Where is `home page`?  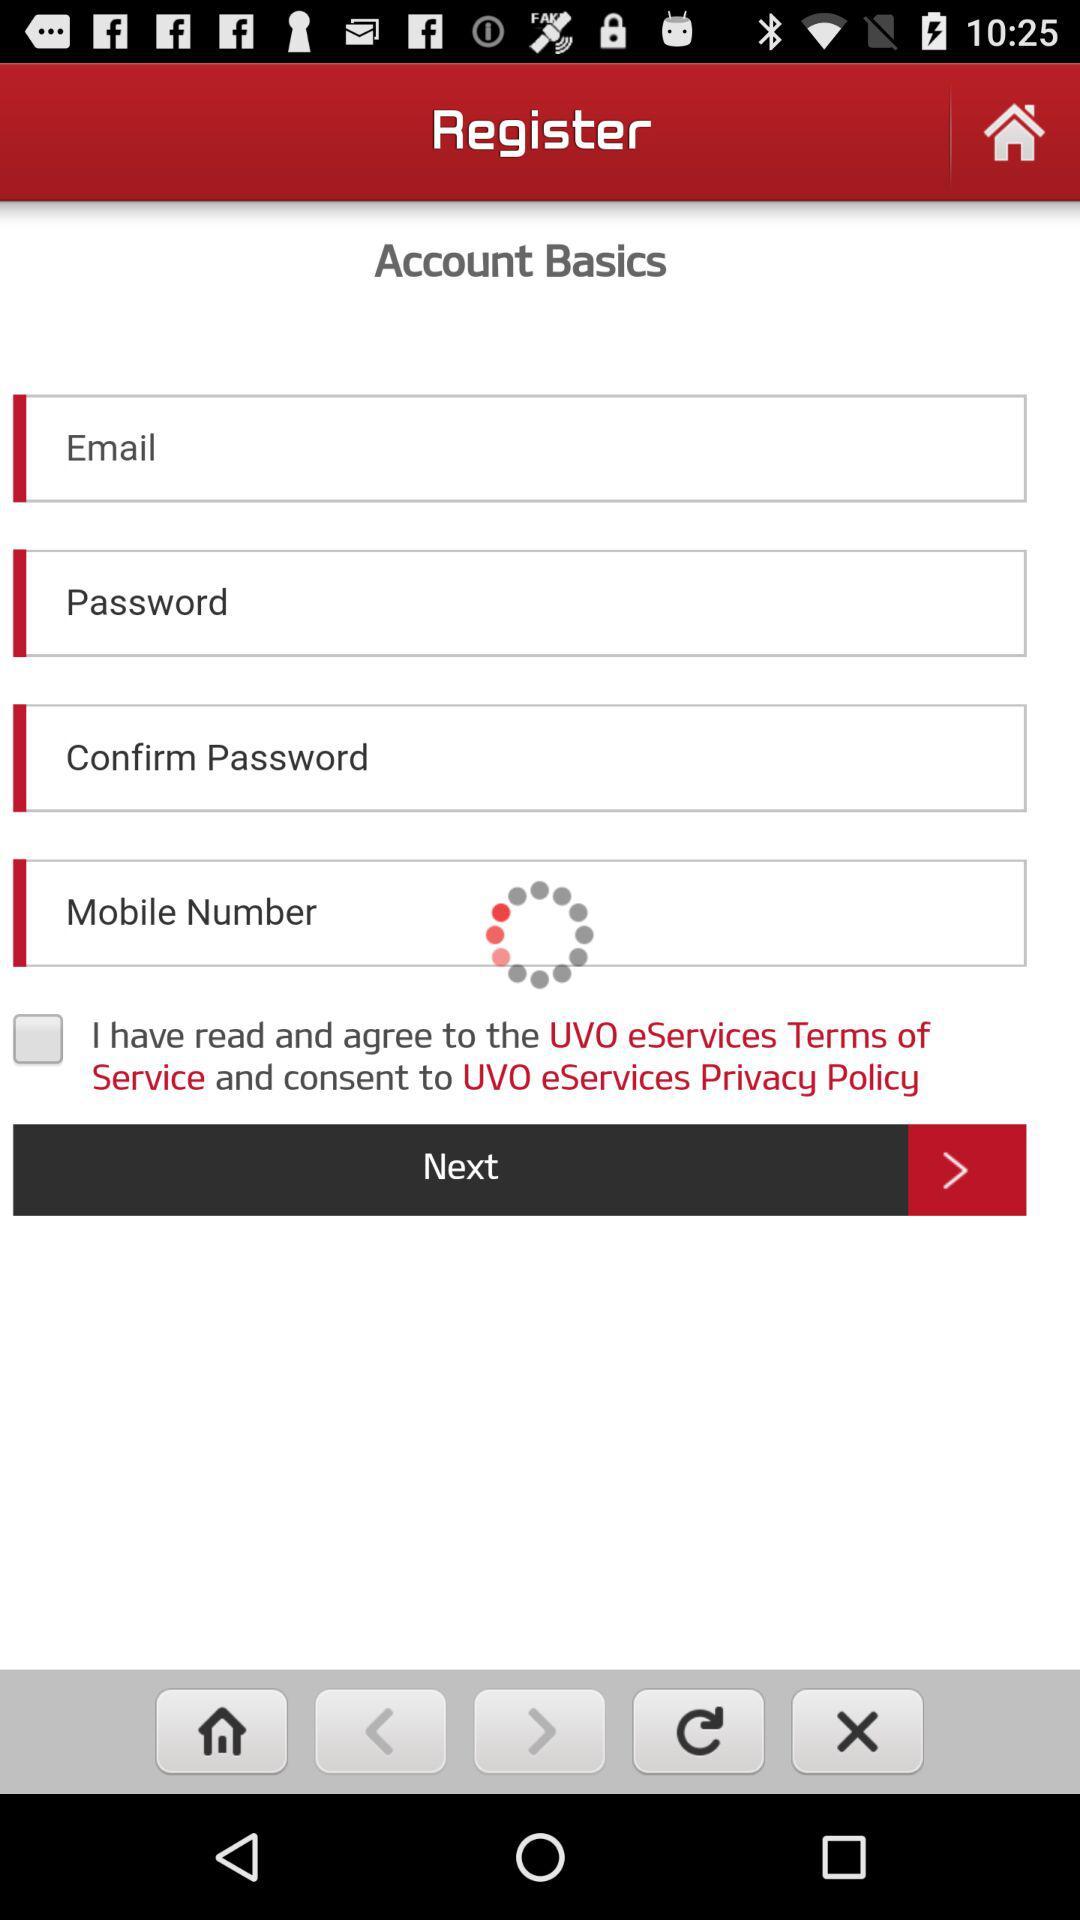
home page is located at coordinates (1014, 144).